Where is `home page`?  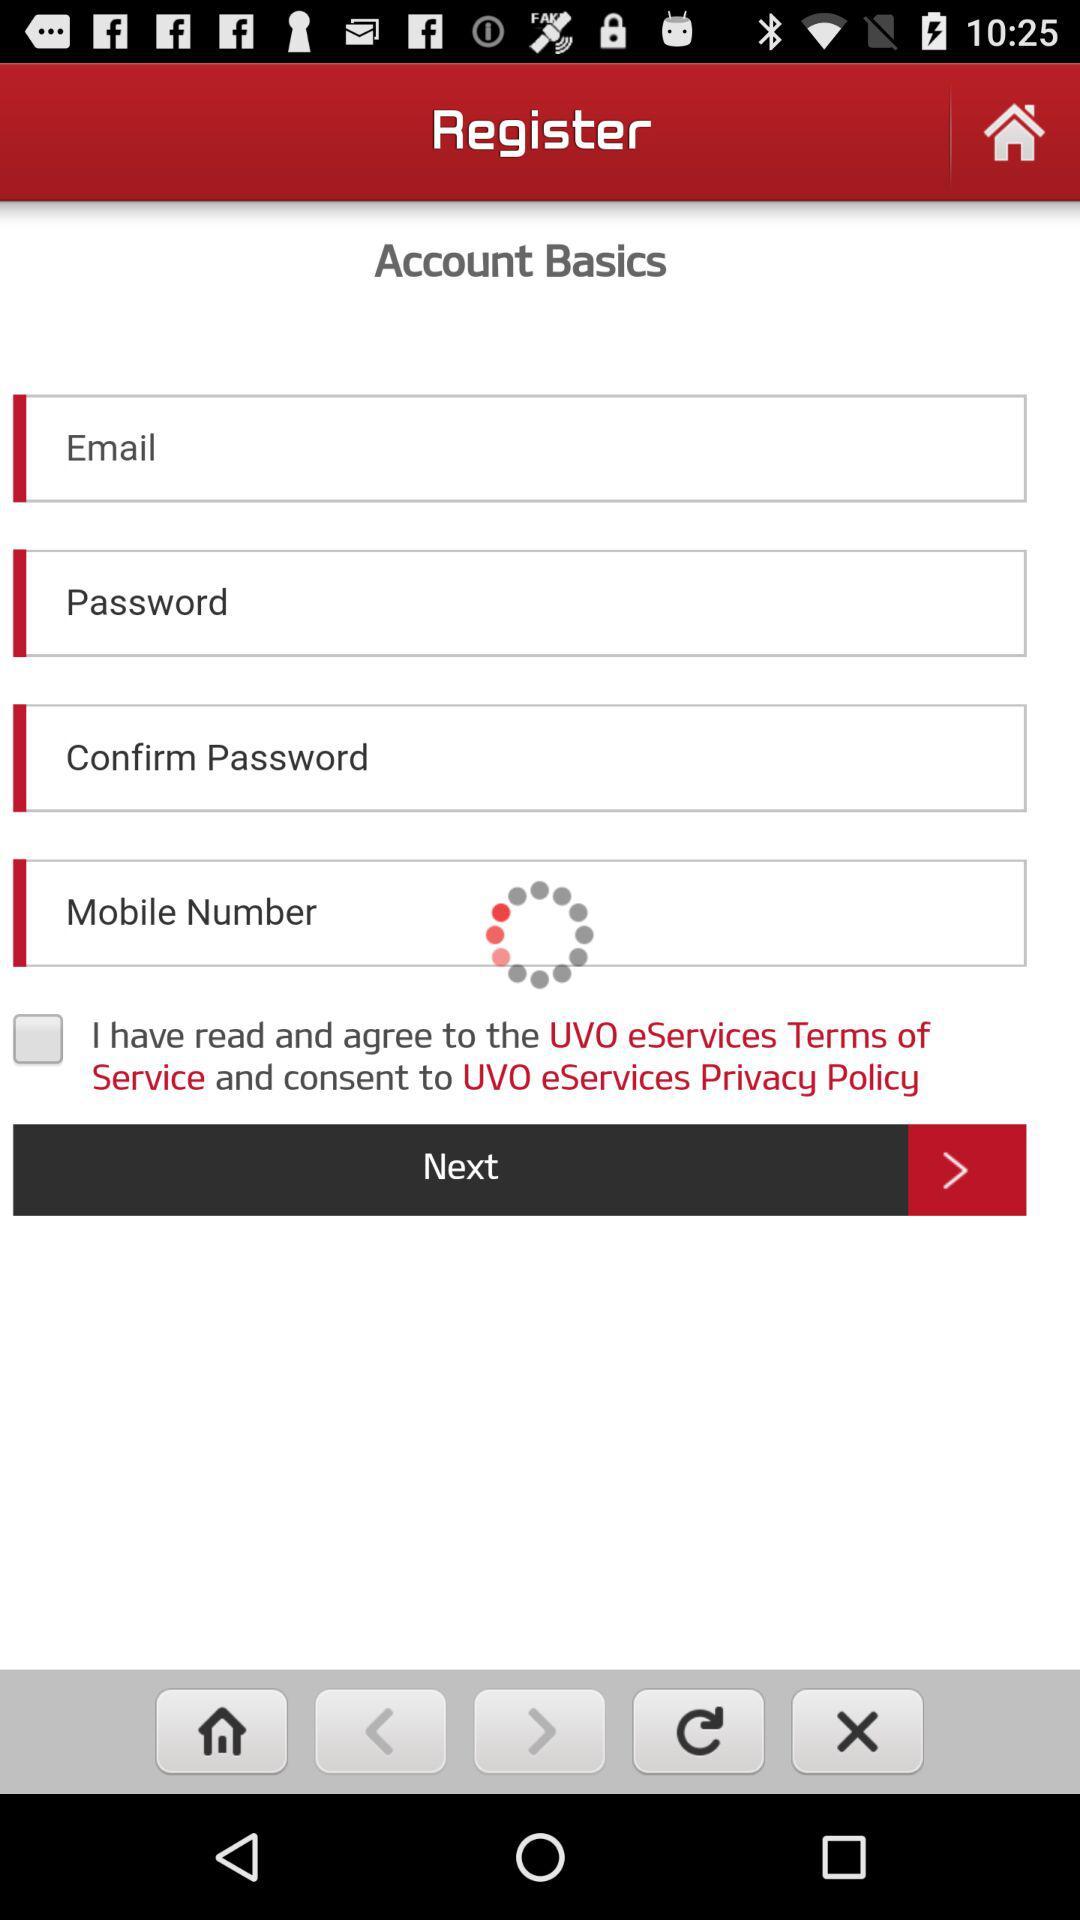
home page is located at coordinates (1014, 144).